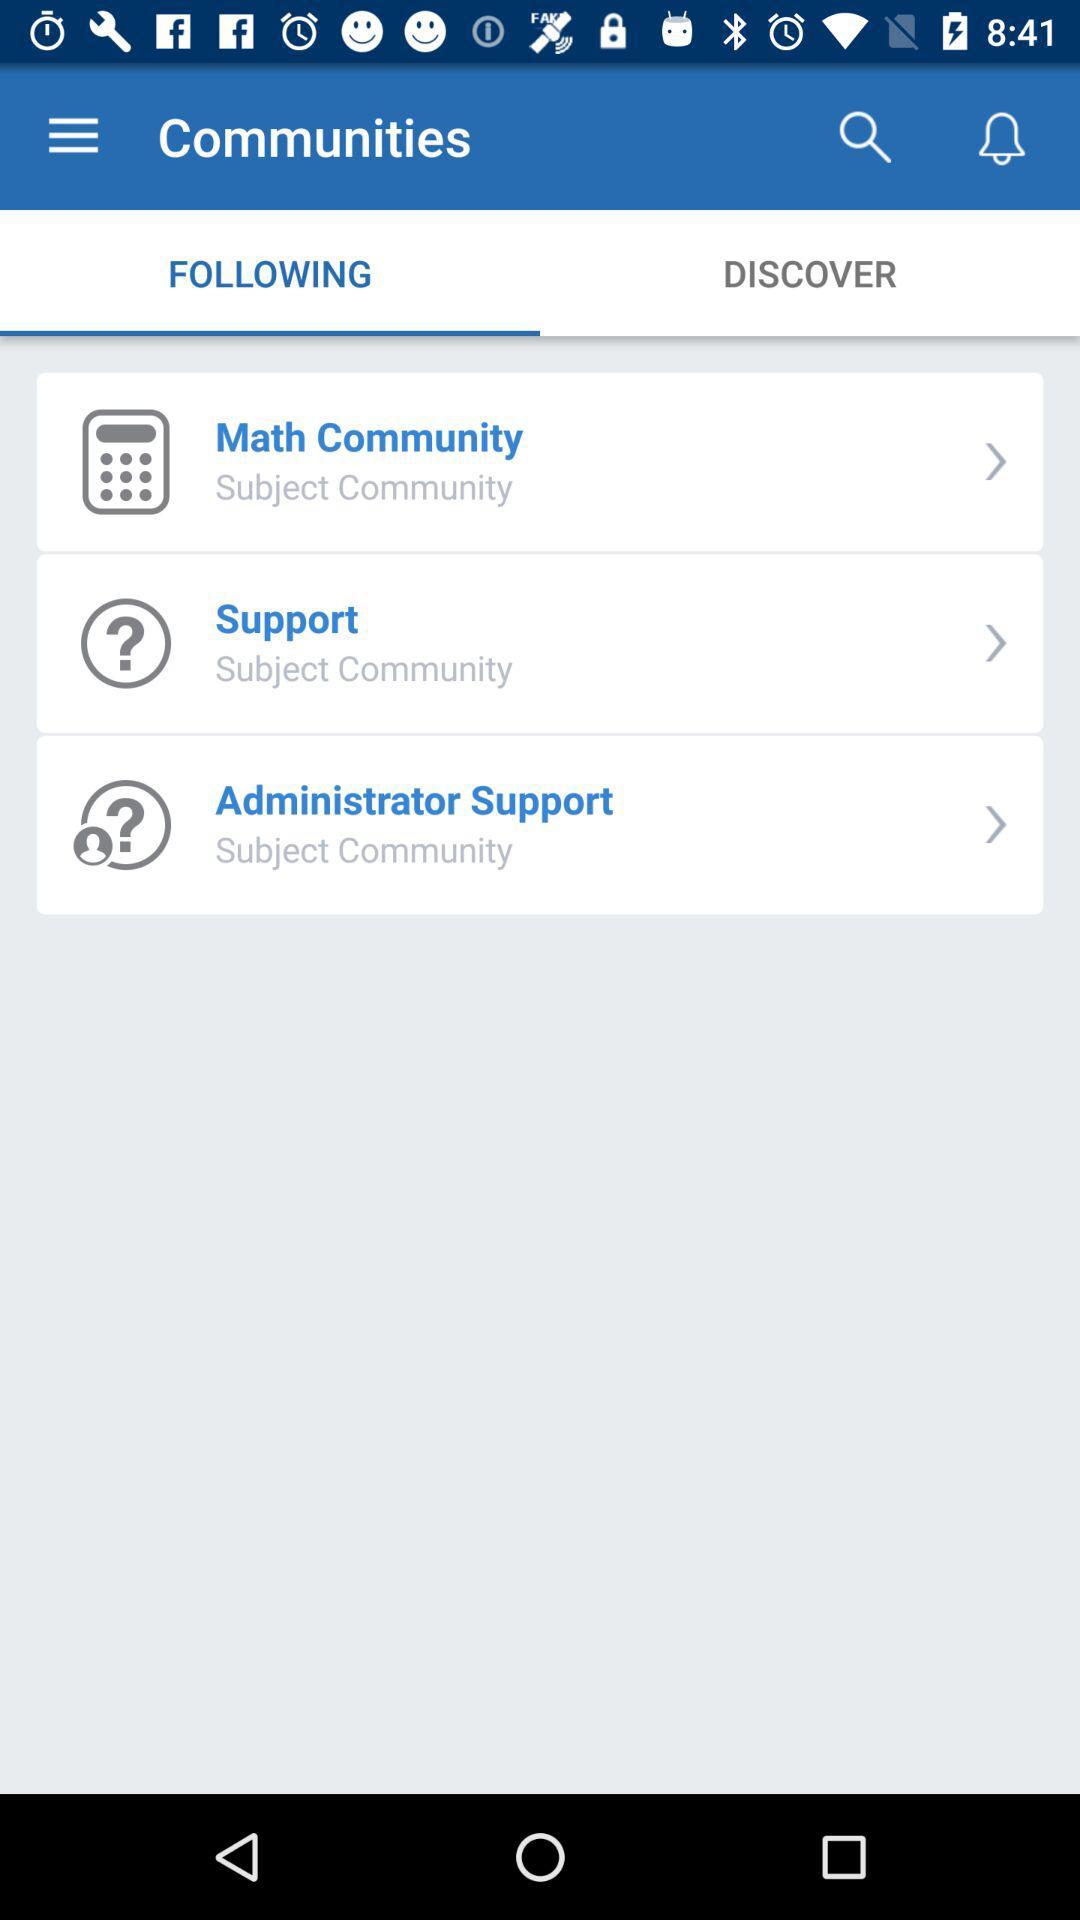 This screenshot has width=1080, height=1920. I want to click on icon above the subject community item, so click(369, 435).